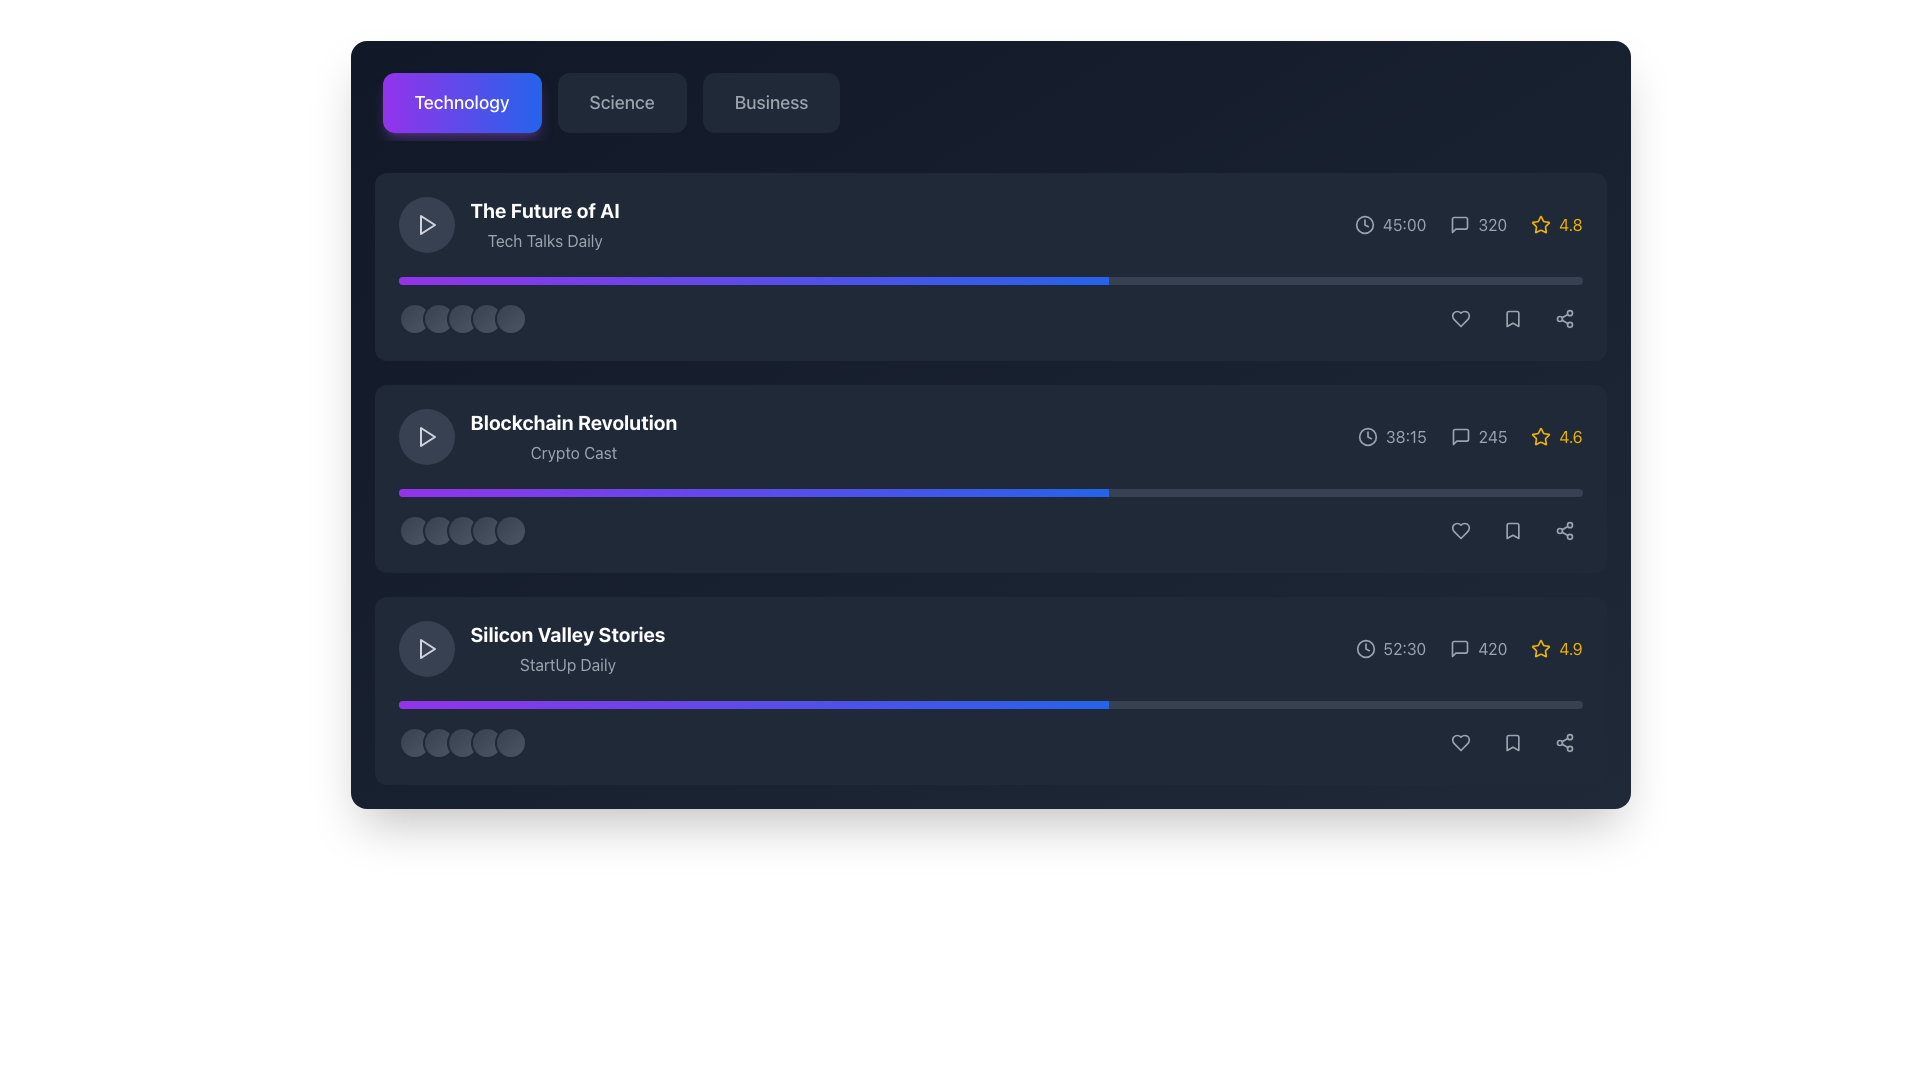 The width and height of the screenshot is (1920, 1080). I want to click on the Icon button located on the far right of the middle entry in a vertical list of content items, so click(1512, 318).